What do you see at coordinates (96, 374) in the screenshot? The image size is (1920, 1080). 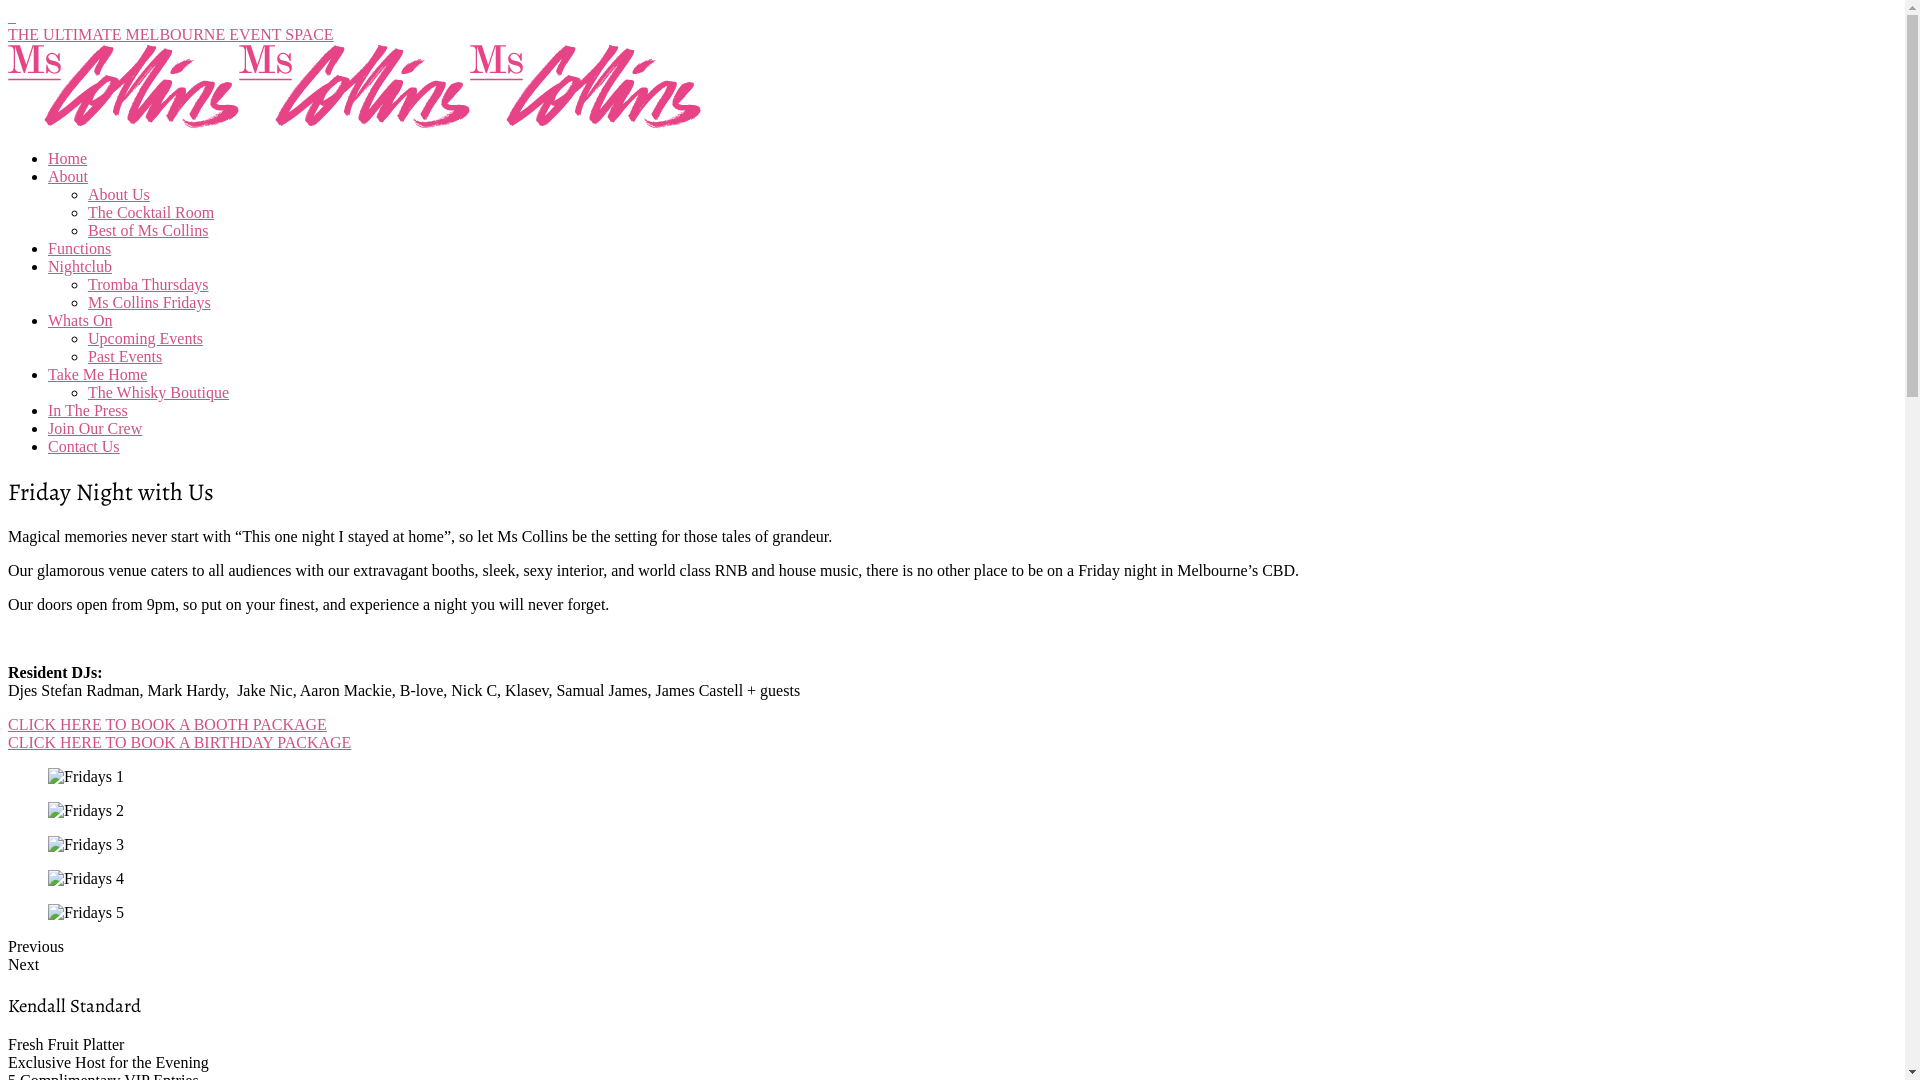 I see `'Take Me Home'` at bounding box center [96, 374].